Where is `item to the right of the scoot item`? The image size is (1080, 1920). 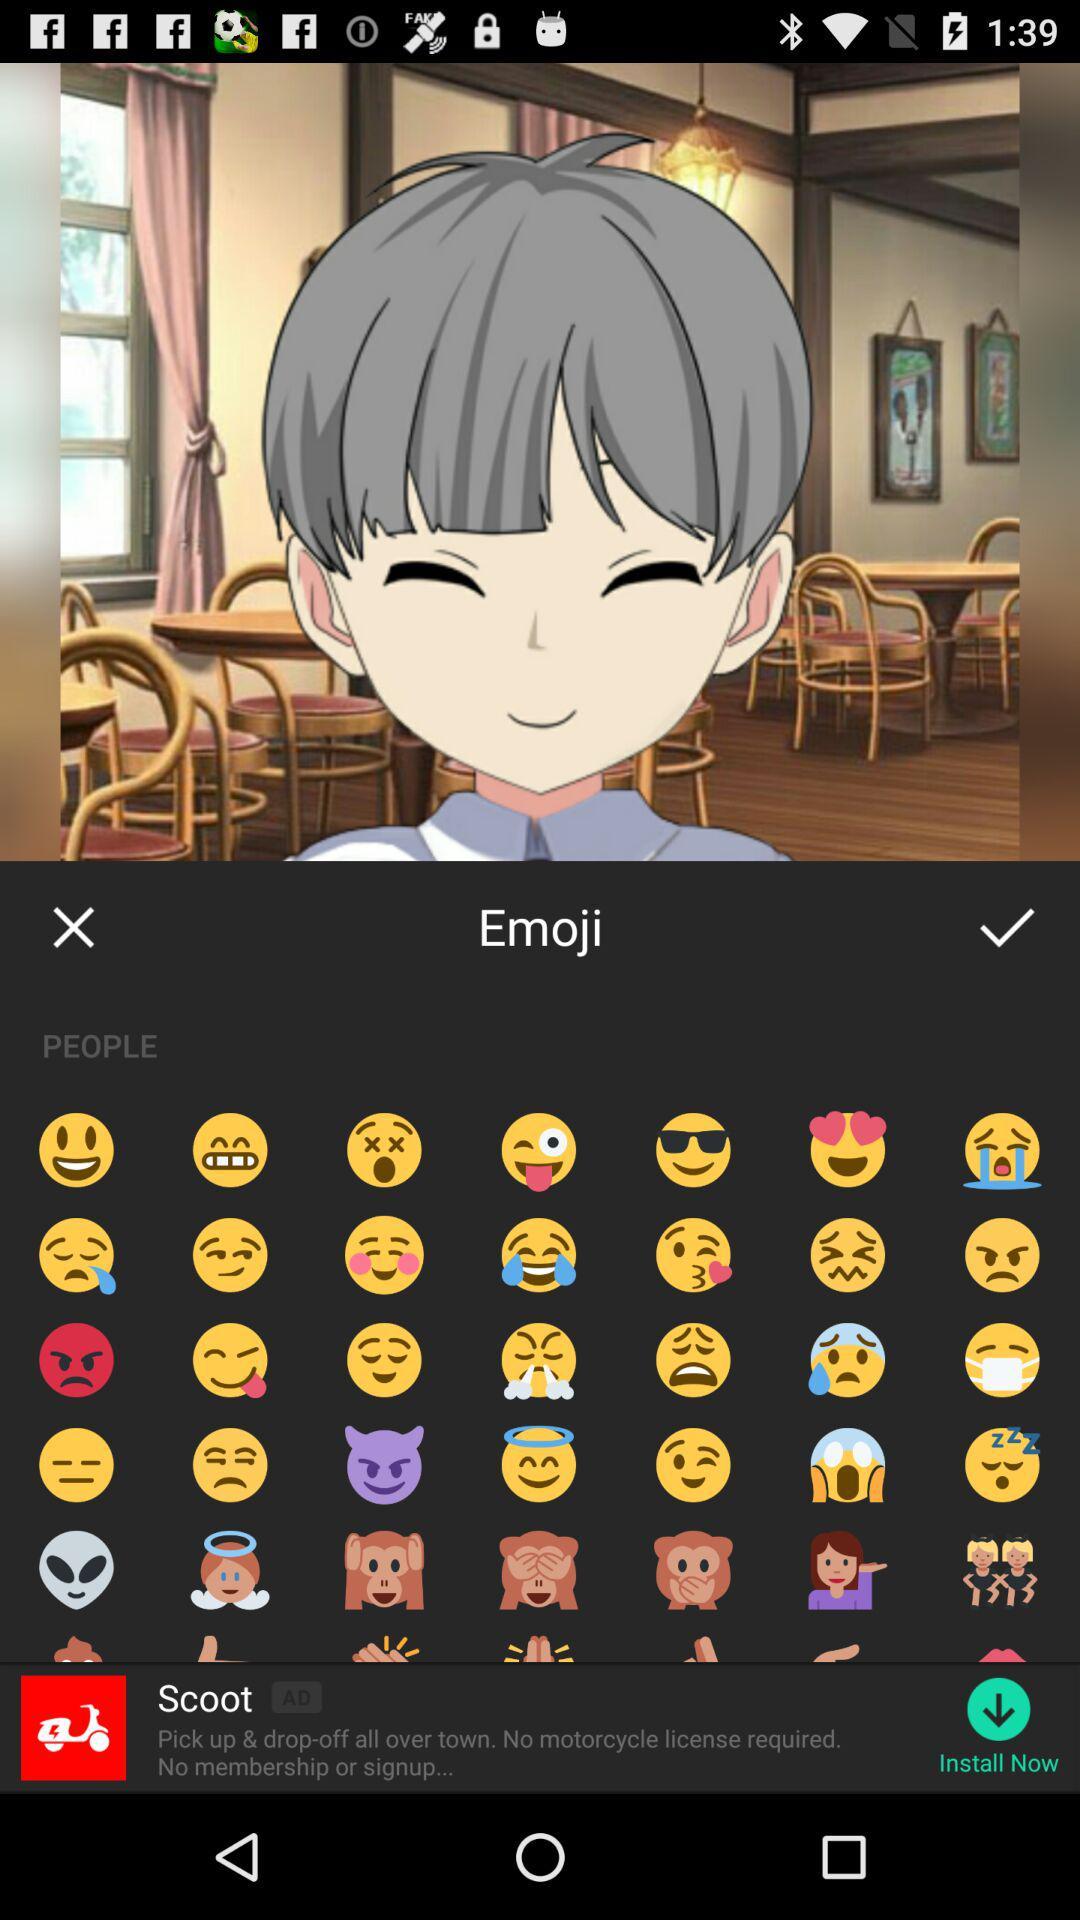
item to the right of the scoot item is located at coordinates (296, 1696).